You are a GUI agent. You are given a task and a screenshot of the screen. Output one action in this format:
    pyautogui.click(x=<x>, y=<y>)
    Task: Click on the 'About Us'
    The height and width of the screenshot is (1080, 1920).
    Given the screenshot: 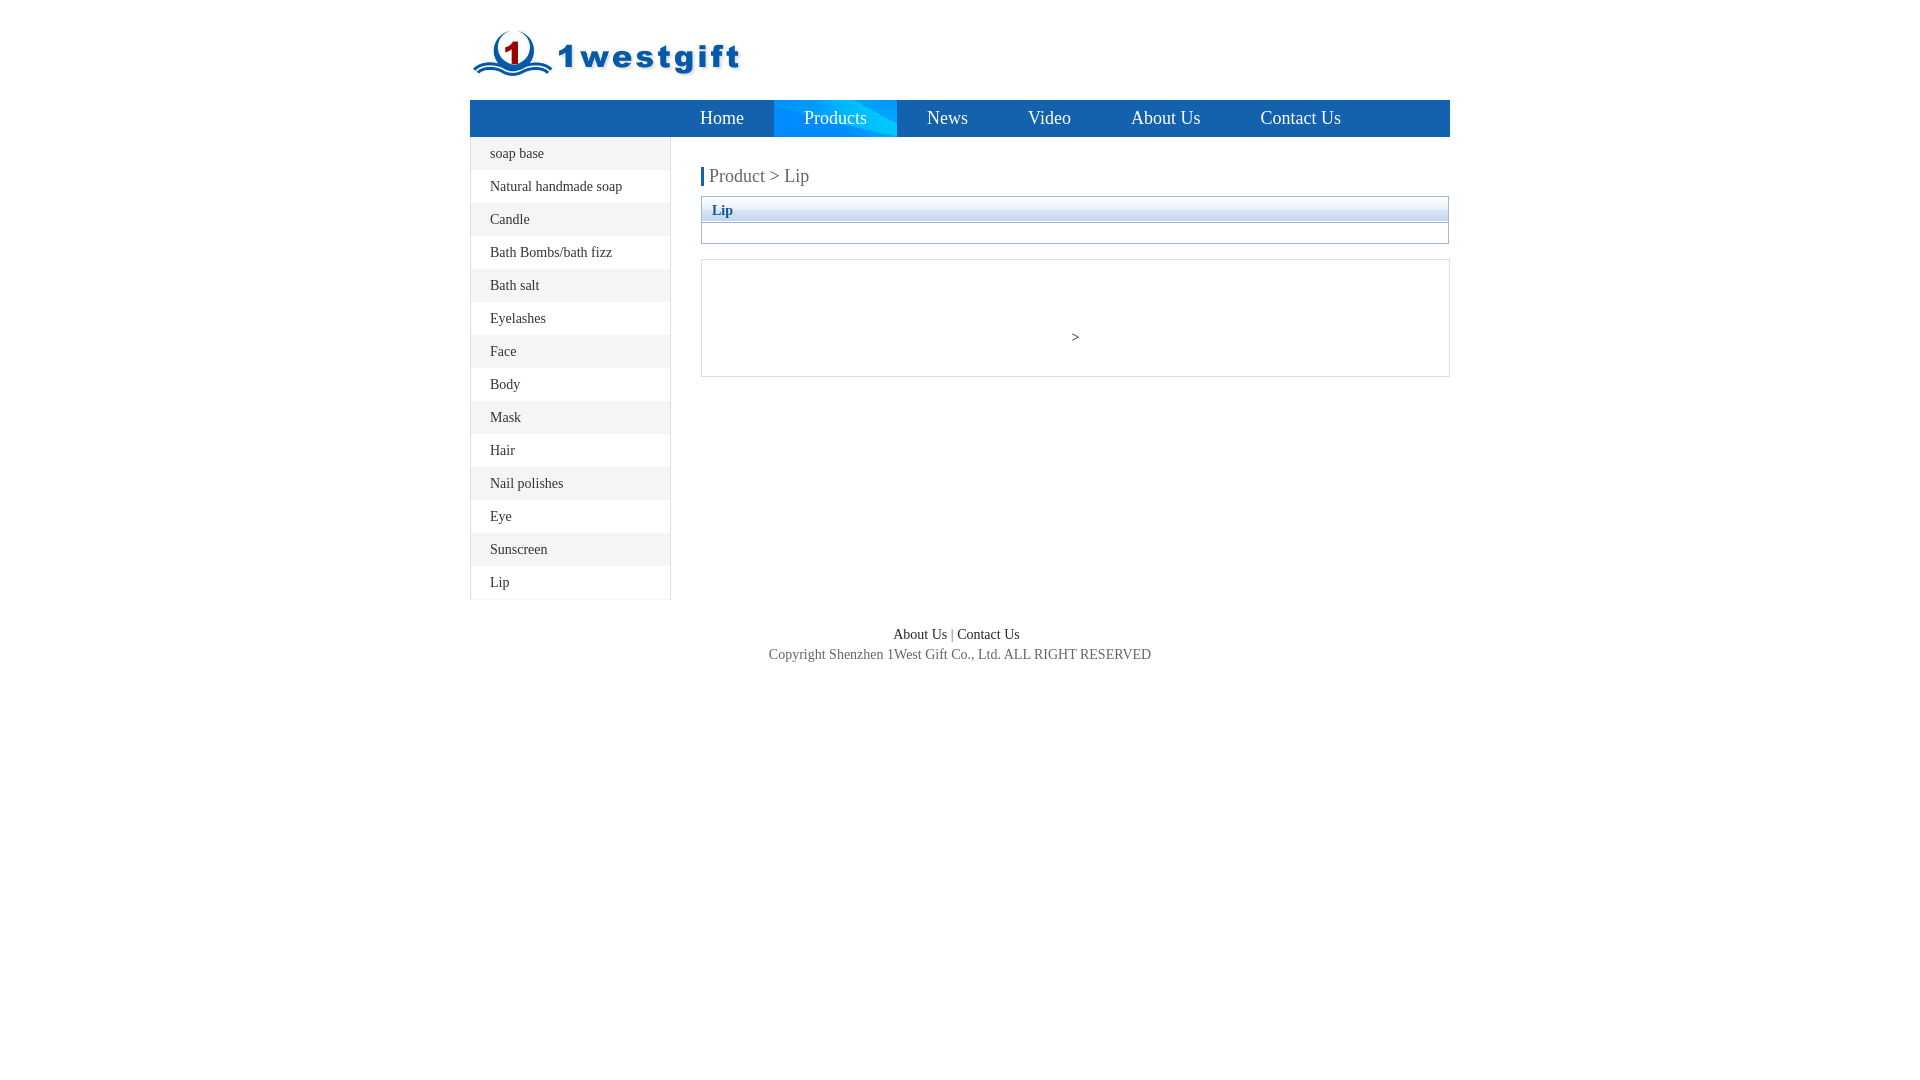 What is the action you would take?
    pyautogui.click(x=1166, y=118)
    